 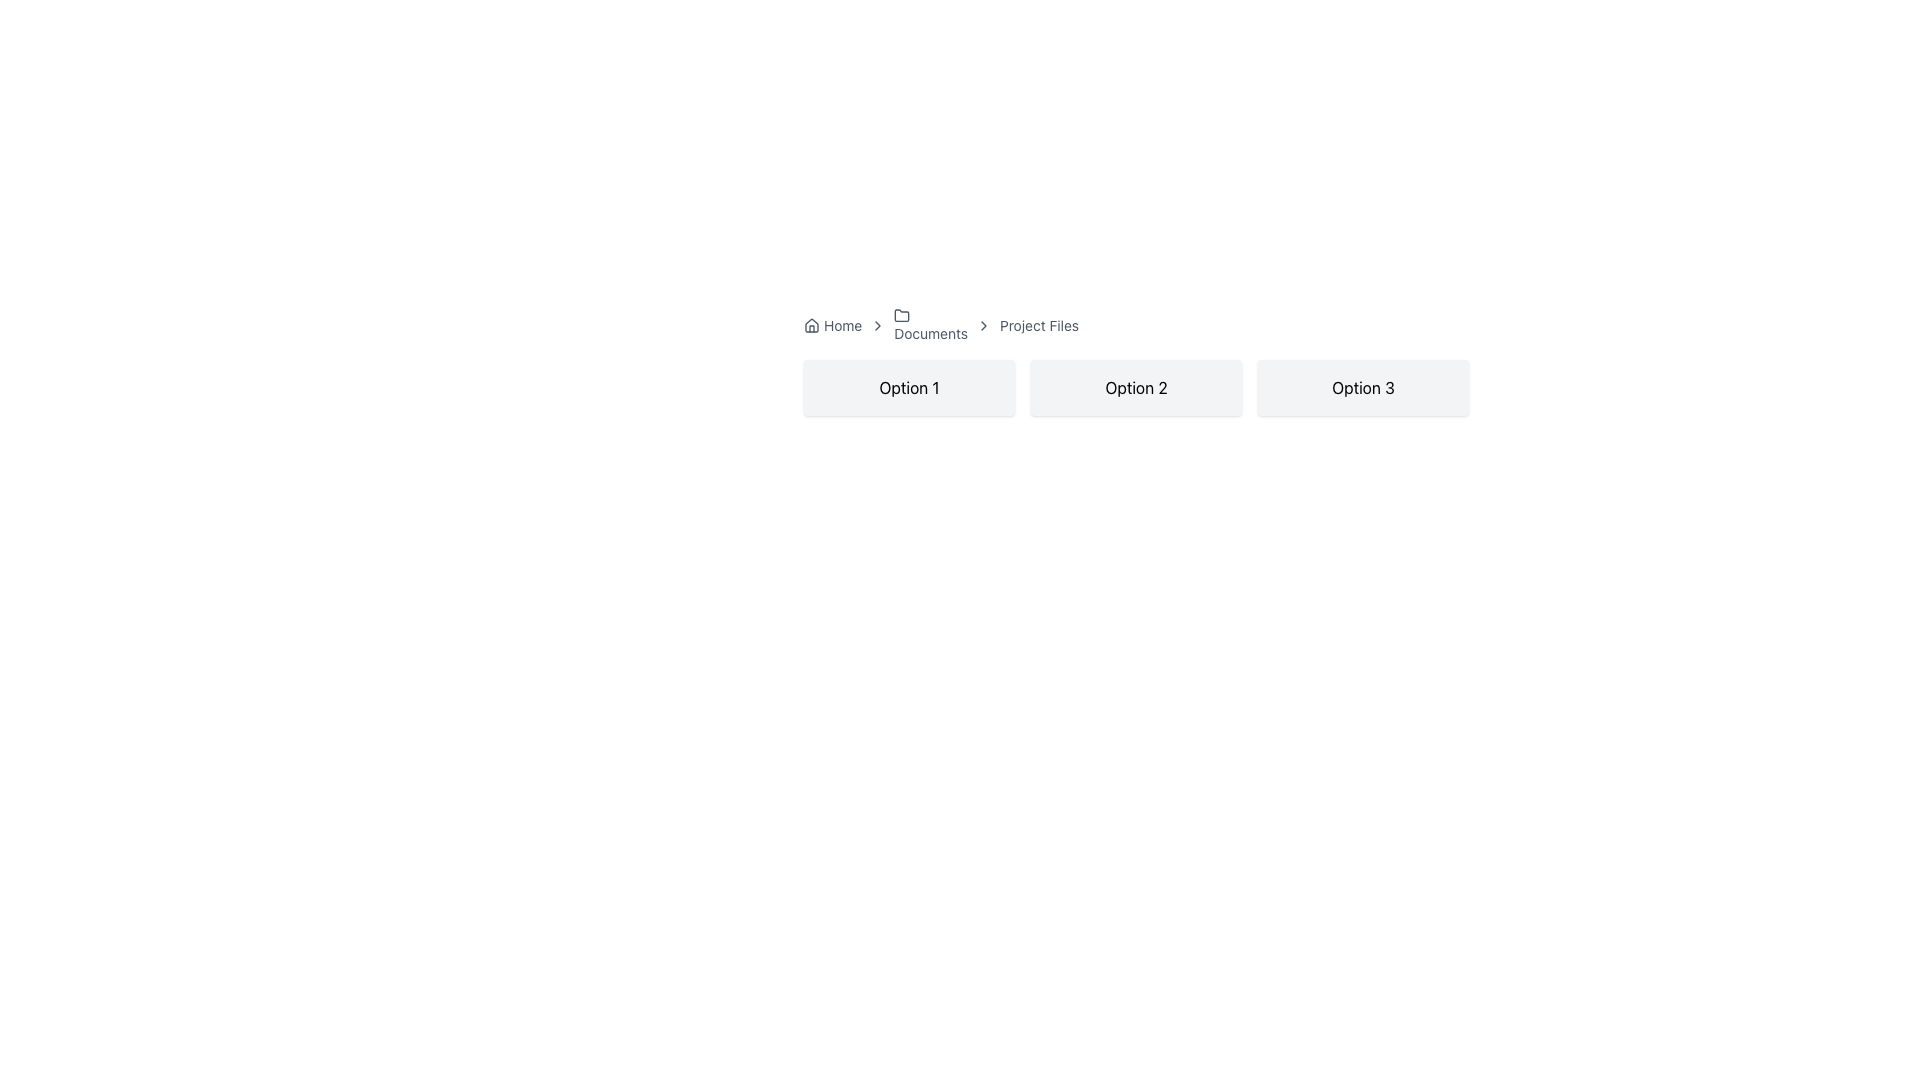 What do you see at coordinates (1039, 325) in the screenshot?
I see `the 'Project Files' static text label located in the breadcrumb navigation bar, positioned after the 'Documents' label and a chevron icon` at bounding box center [1039, 325].